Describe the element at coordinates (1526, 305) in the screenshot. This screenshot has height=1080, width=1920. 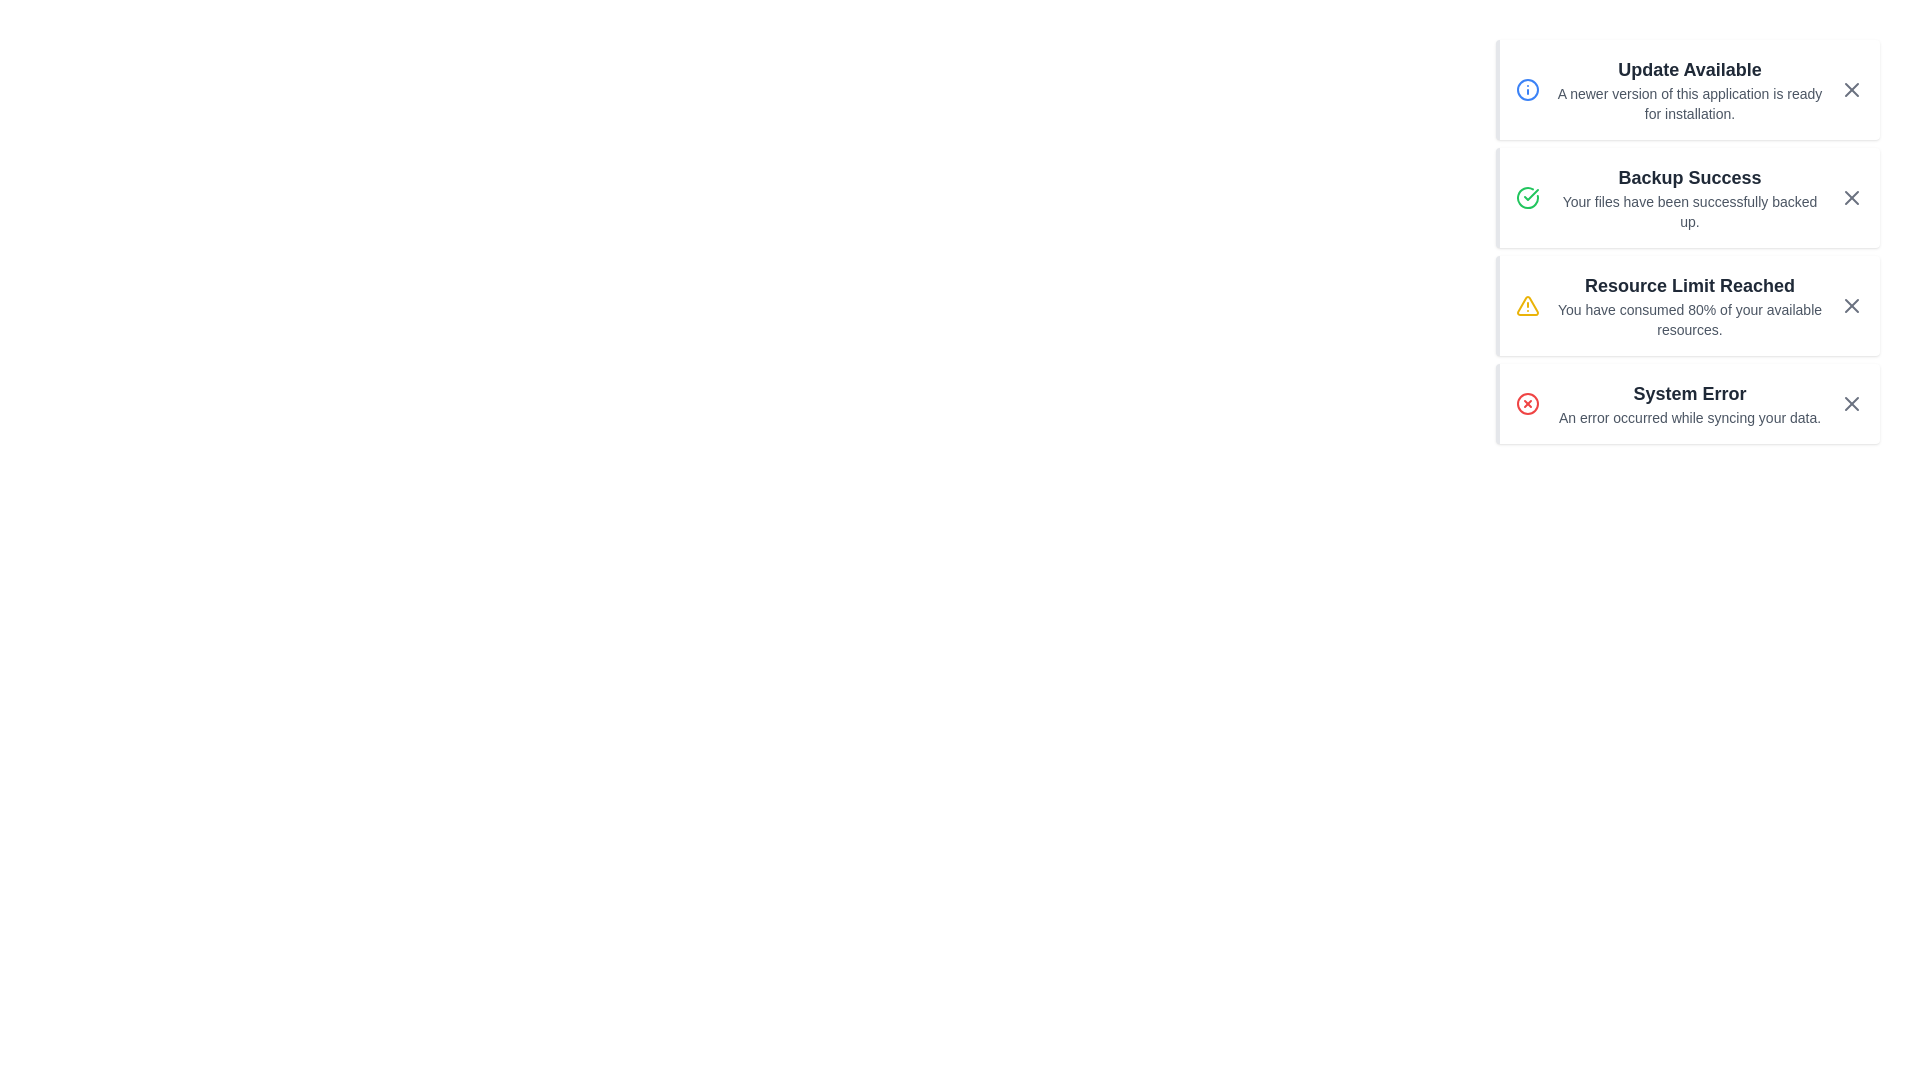
I see `the warning icon indicating 'Resource Limit Reached' located as the second icon in the vertical stack of notifications` at that location.